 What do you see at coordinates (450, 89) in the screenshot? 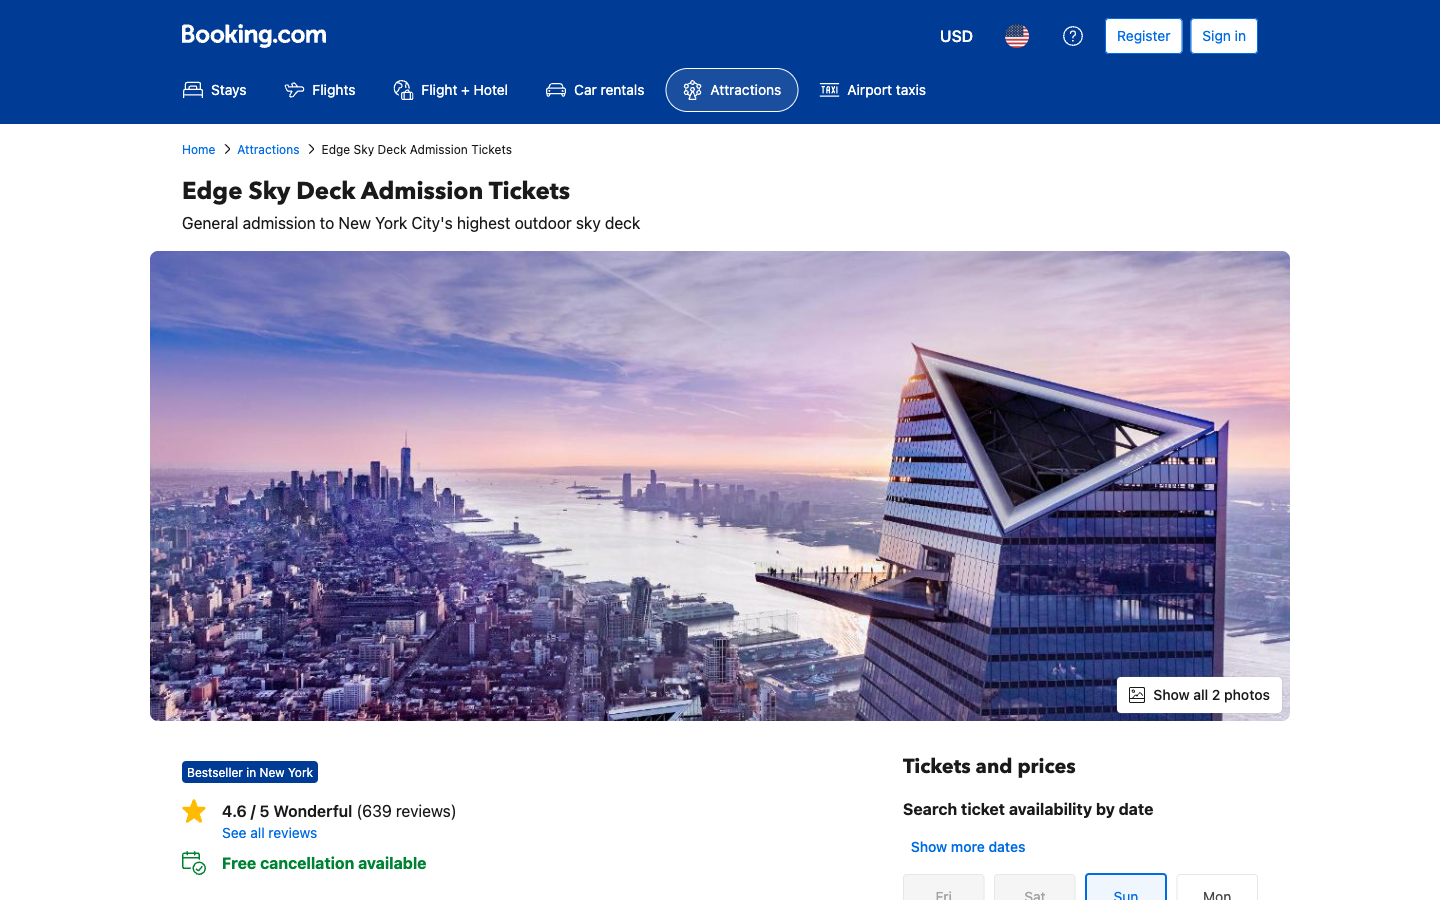
I see `Search for flights and hotels` at bounding box center [450, 89].